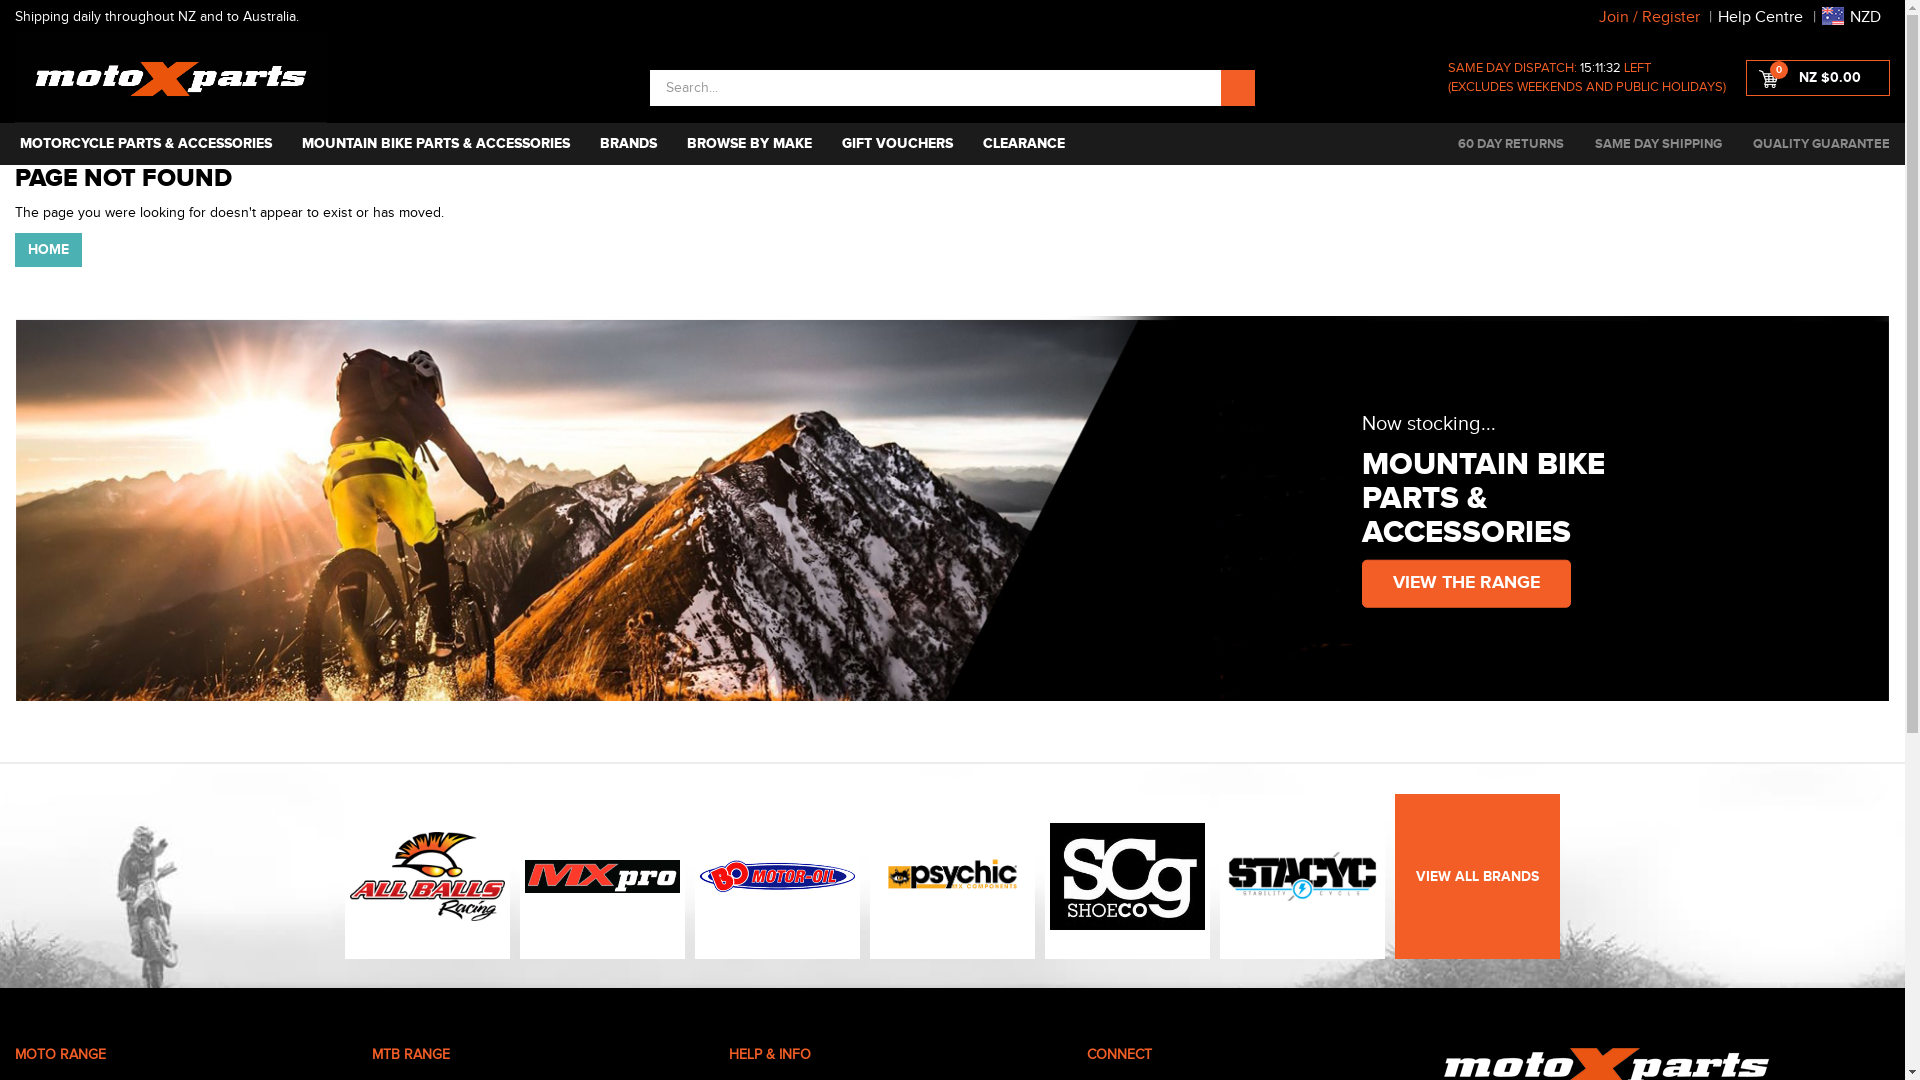 Image resolution: width=1920 pixels, height=1080 pixels. I want to click on '0, so click(1818, 76).